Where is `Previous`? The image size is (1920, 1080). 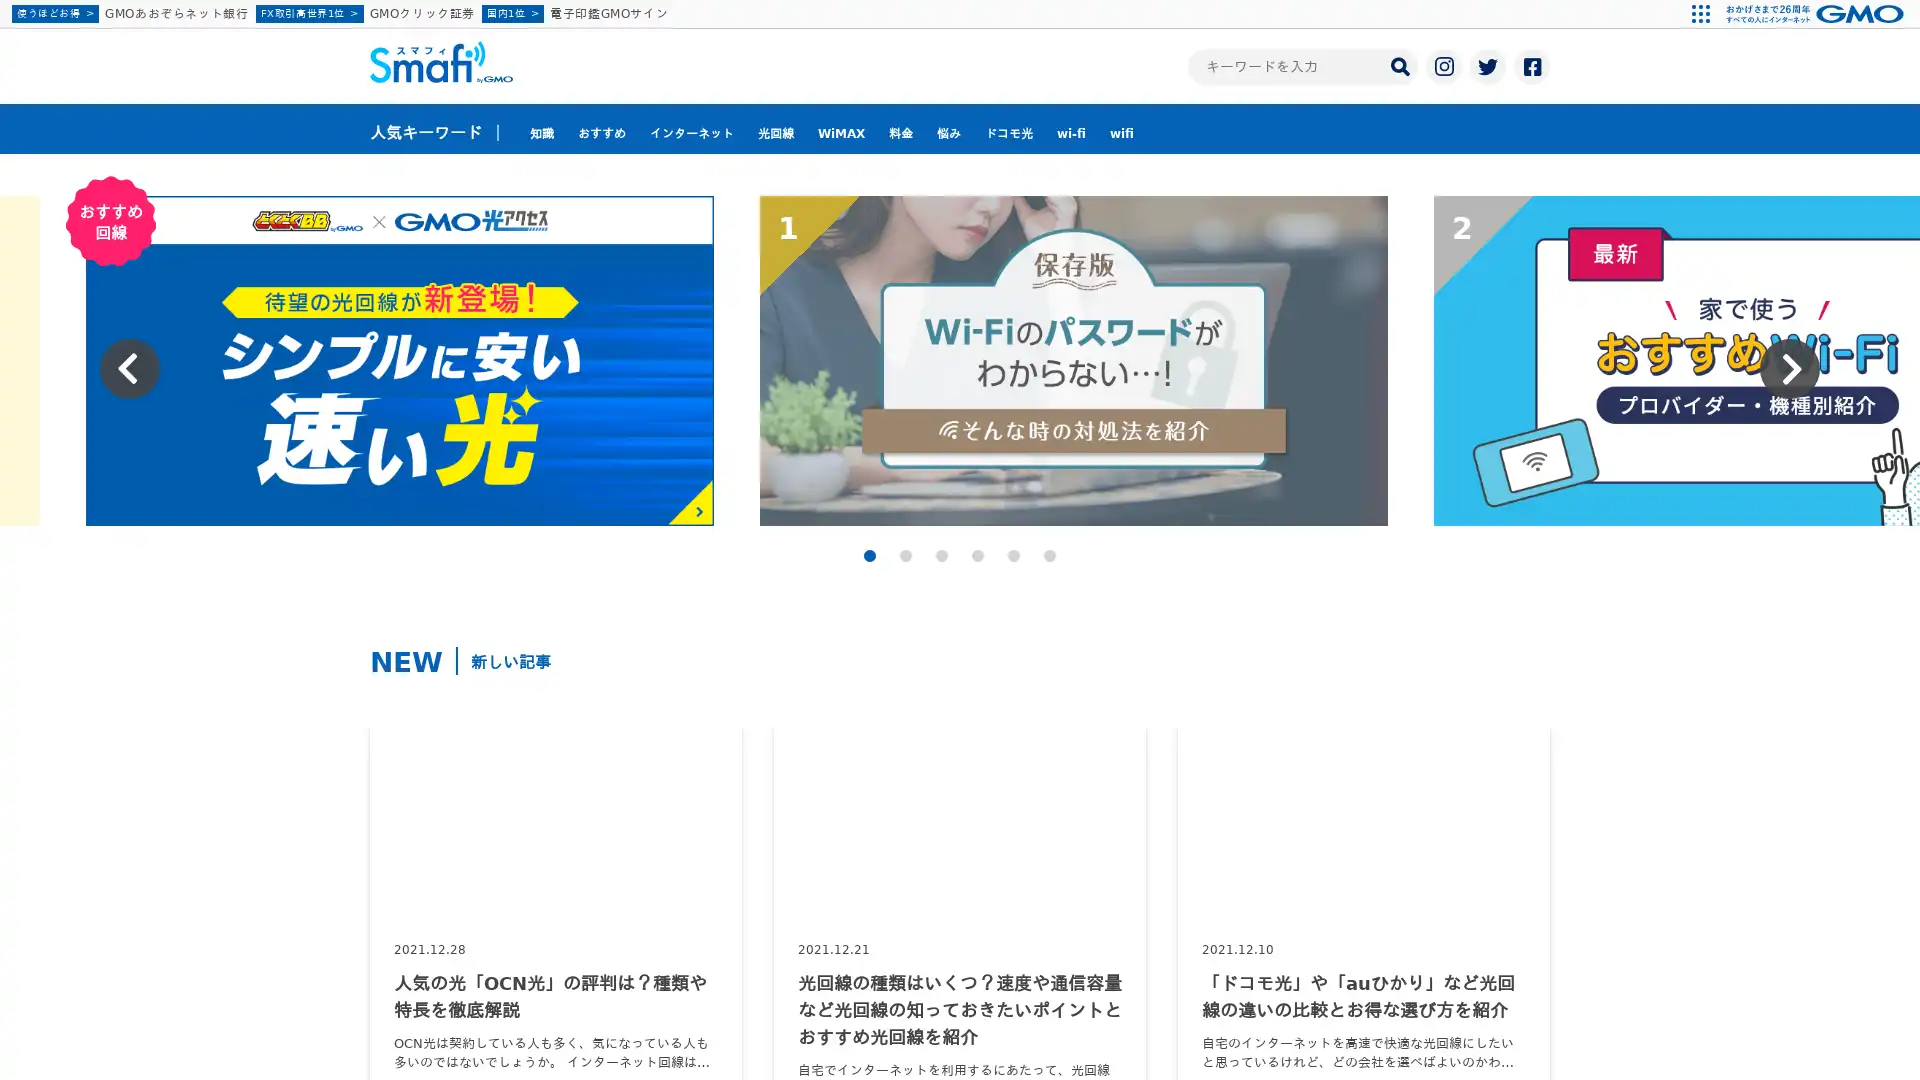
Previous is located at coordinates (128, 369).